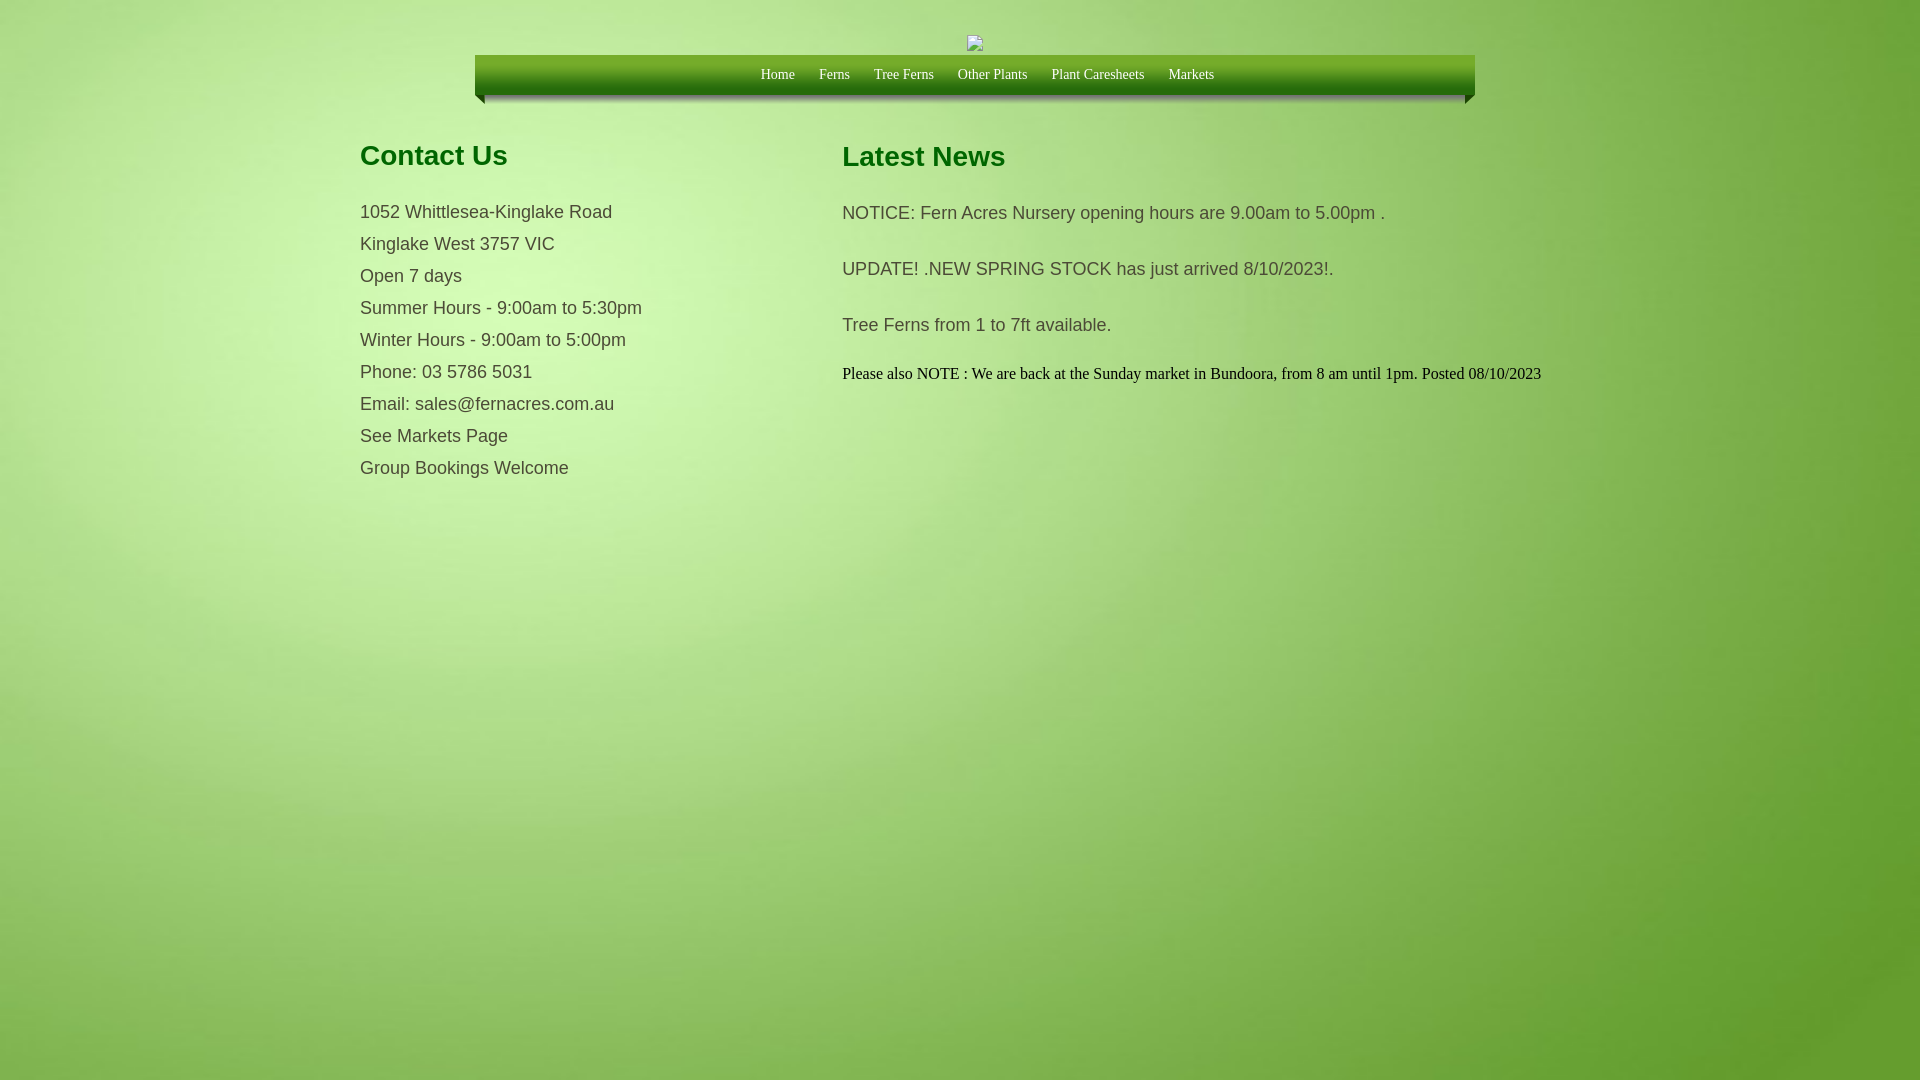 The width and height of the screenshot is (1920, 1080). What do you see at coordinates (1157, 79) in the screenshot?
I see `'Markets'` at bounding box center [1157, 79].